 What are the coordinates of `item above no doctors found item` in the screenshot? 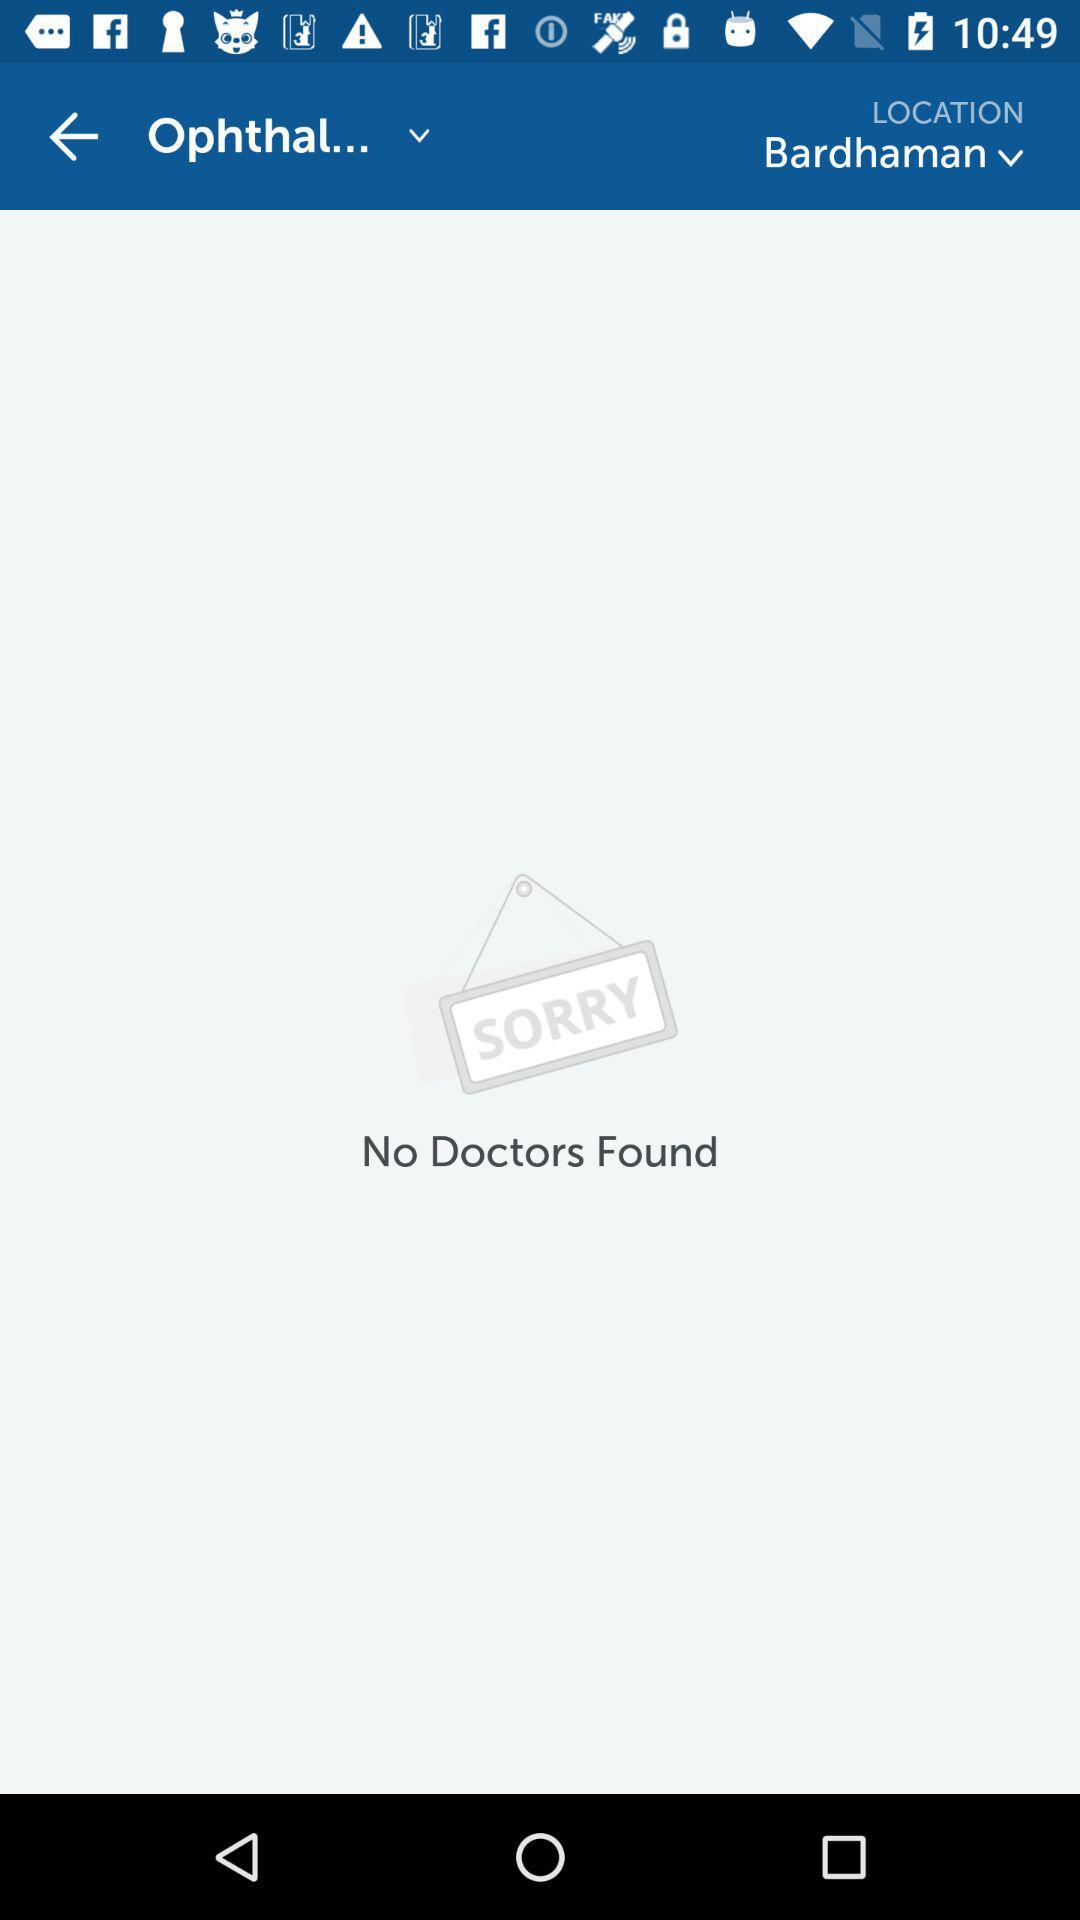 It's located at (72, 135).